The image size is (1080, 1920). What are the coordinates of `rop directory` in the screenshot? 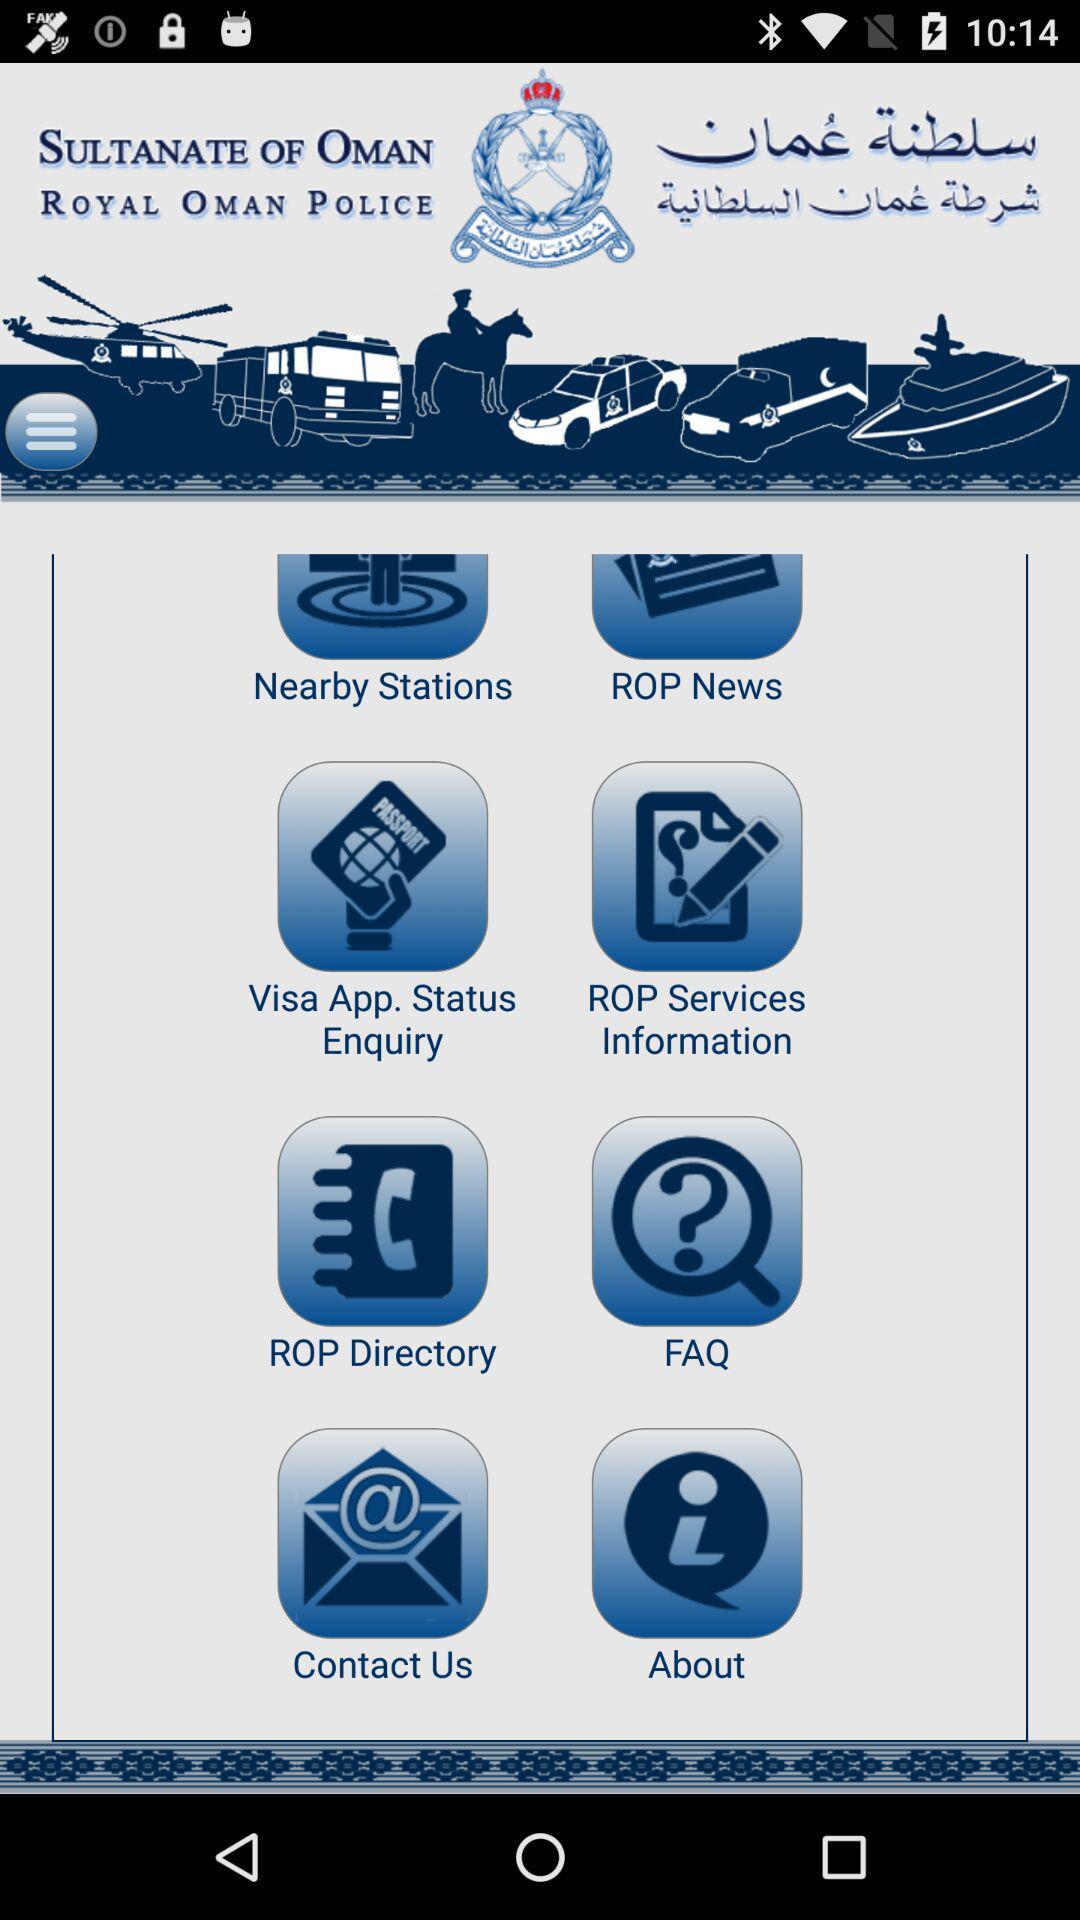 It's located at (382, 1220).